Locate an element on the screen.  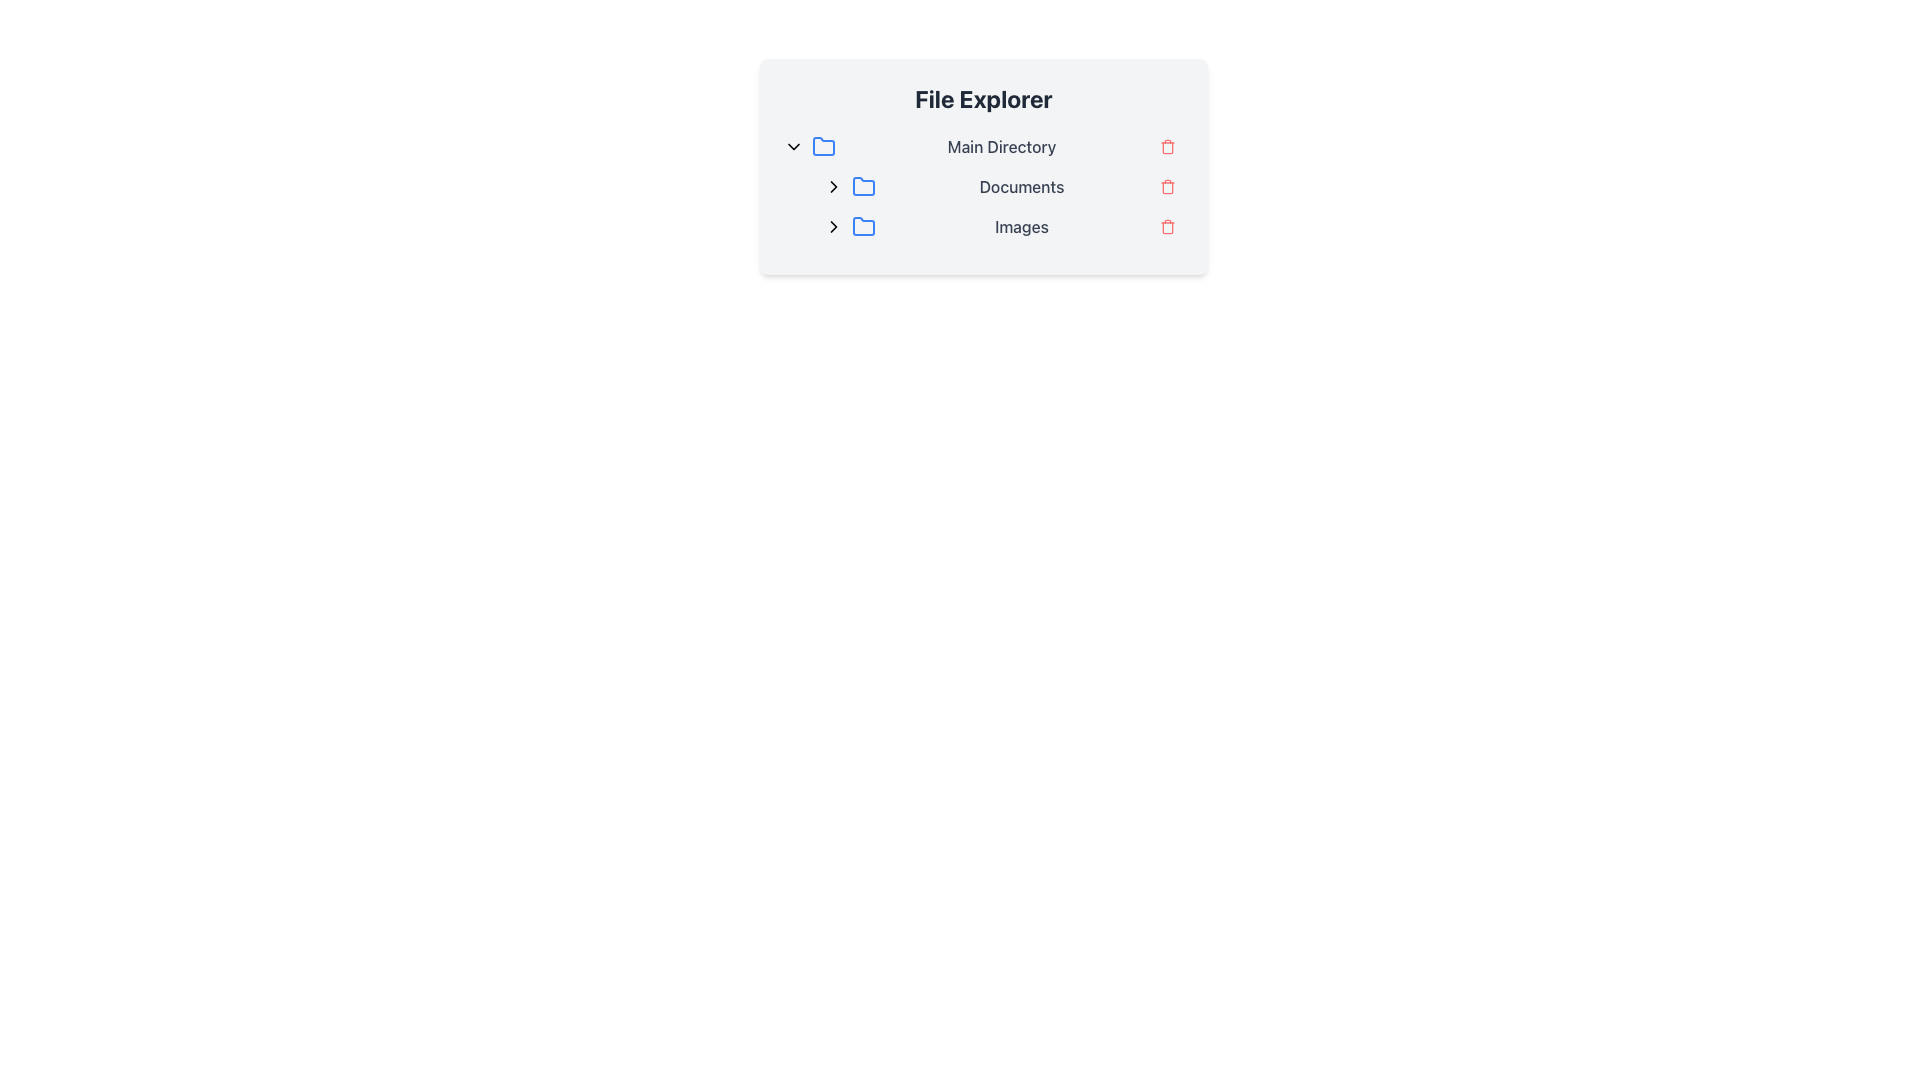
the Arrow icon next to the 'Documents' folder is located at coordinates (834, 226).